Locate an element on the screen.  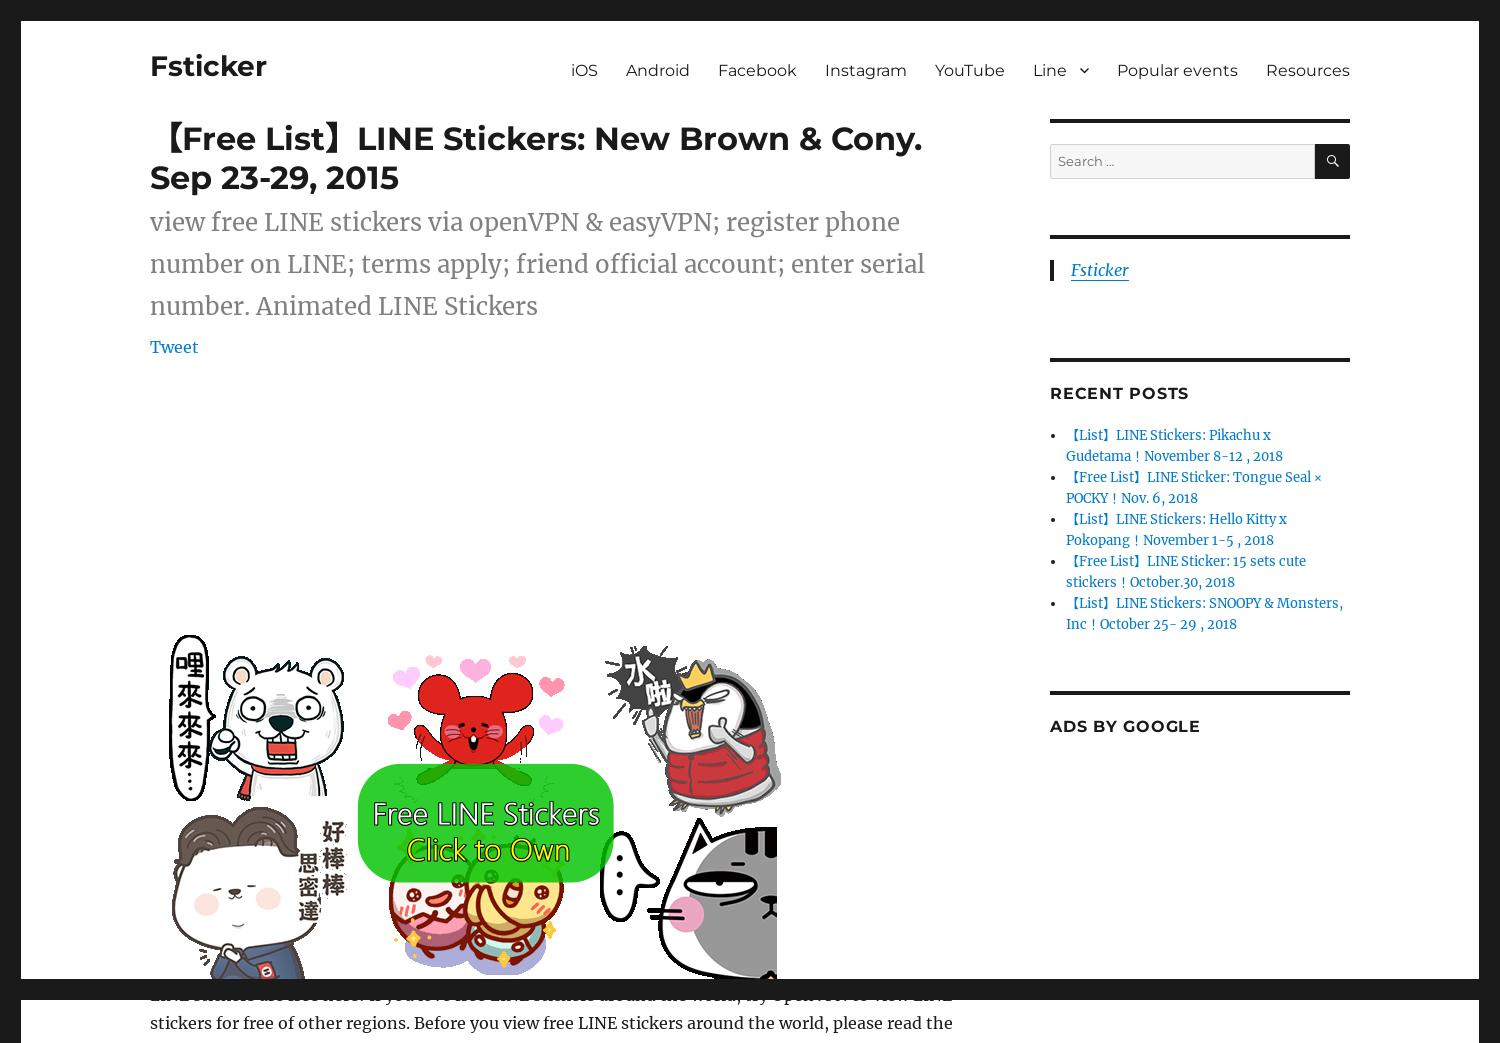
'Tweet' is located at coordinates (150, 346).